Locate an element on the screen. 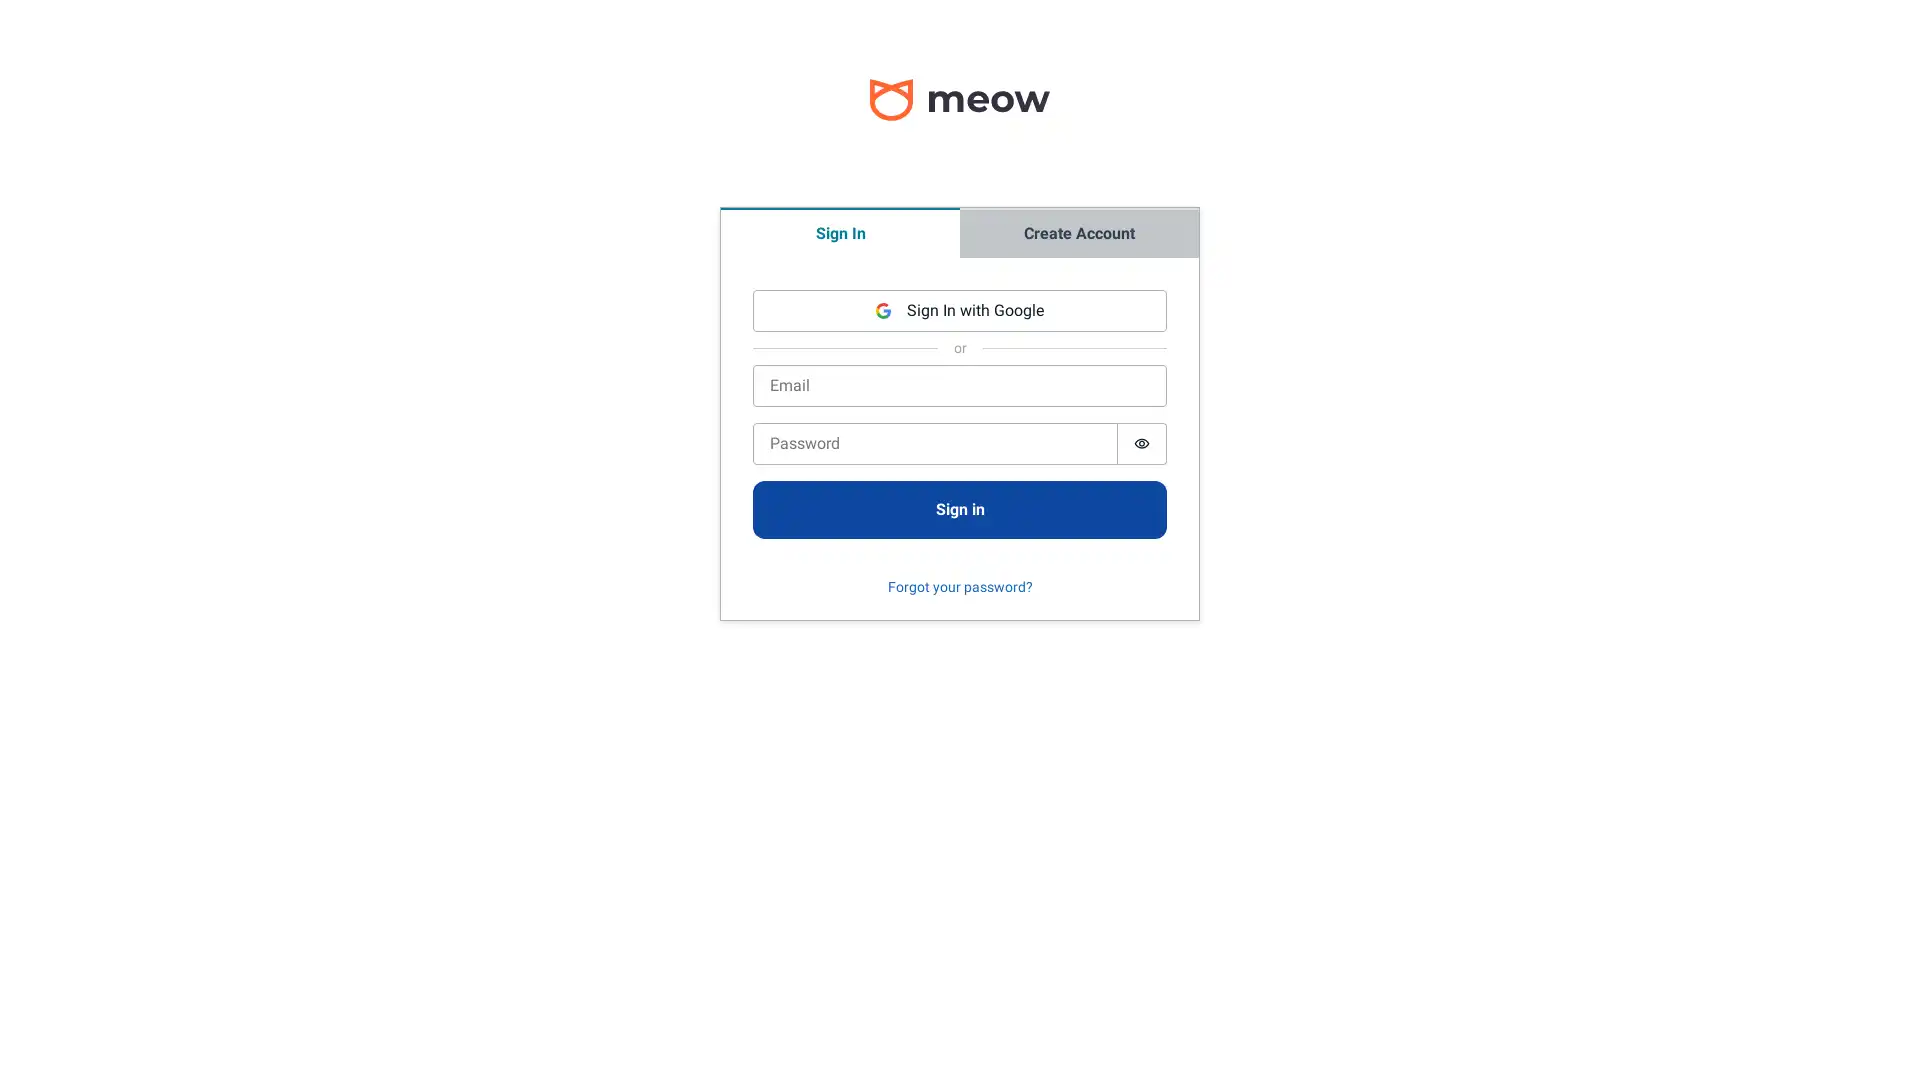 This screenshot has height=1080, width=1920. Sign in is located at coordinates (960, 508).